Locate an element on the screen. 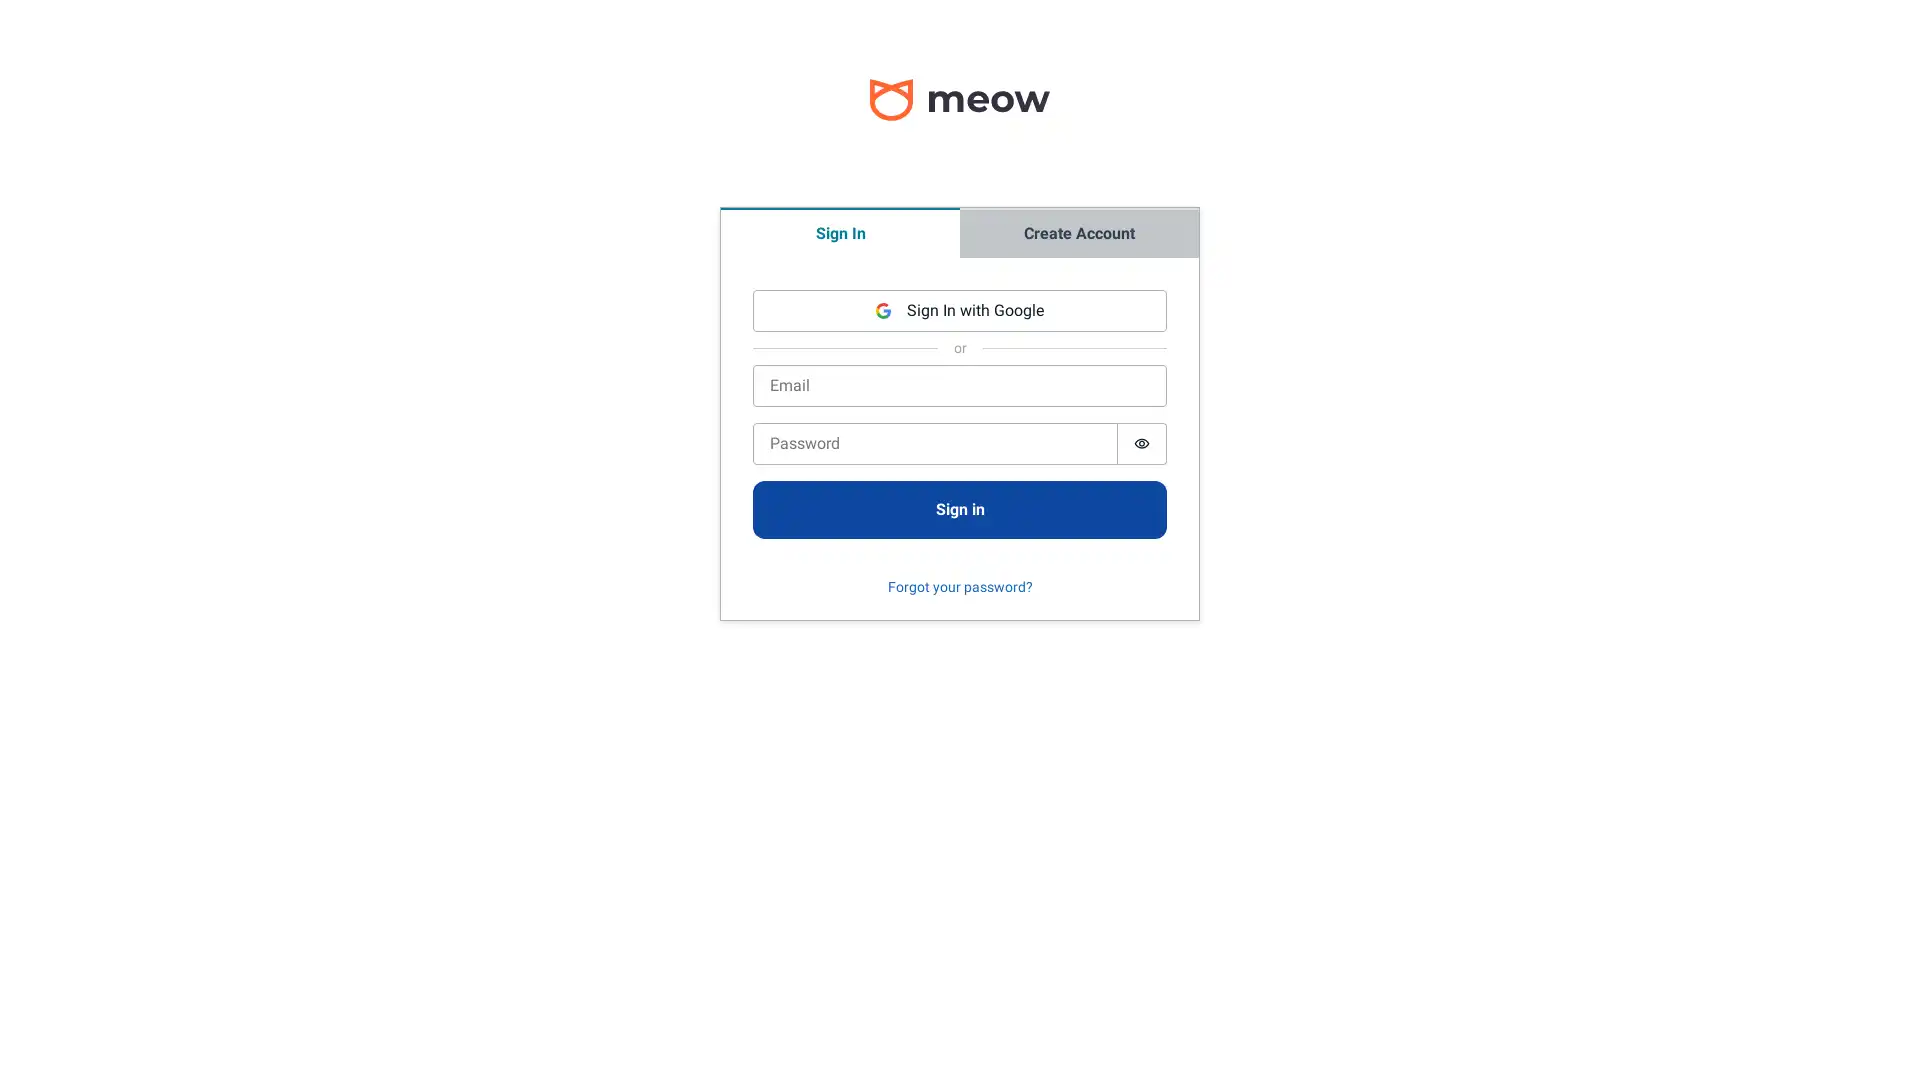 This screenshot has height=1080, width=1920. Sign in is located at coordinates (960, 508).